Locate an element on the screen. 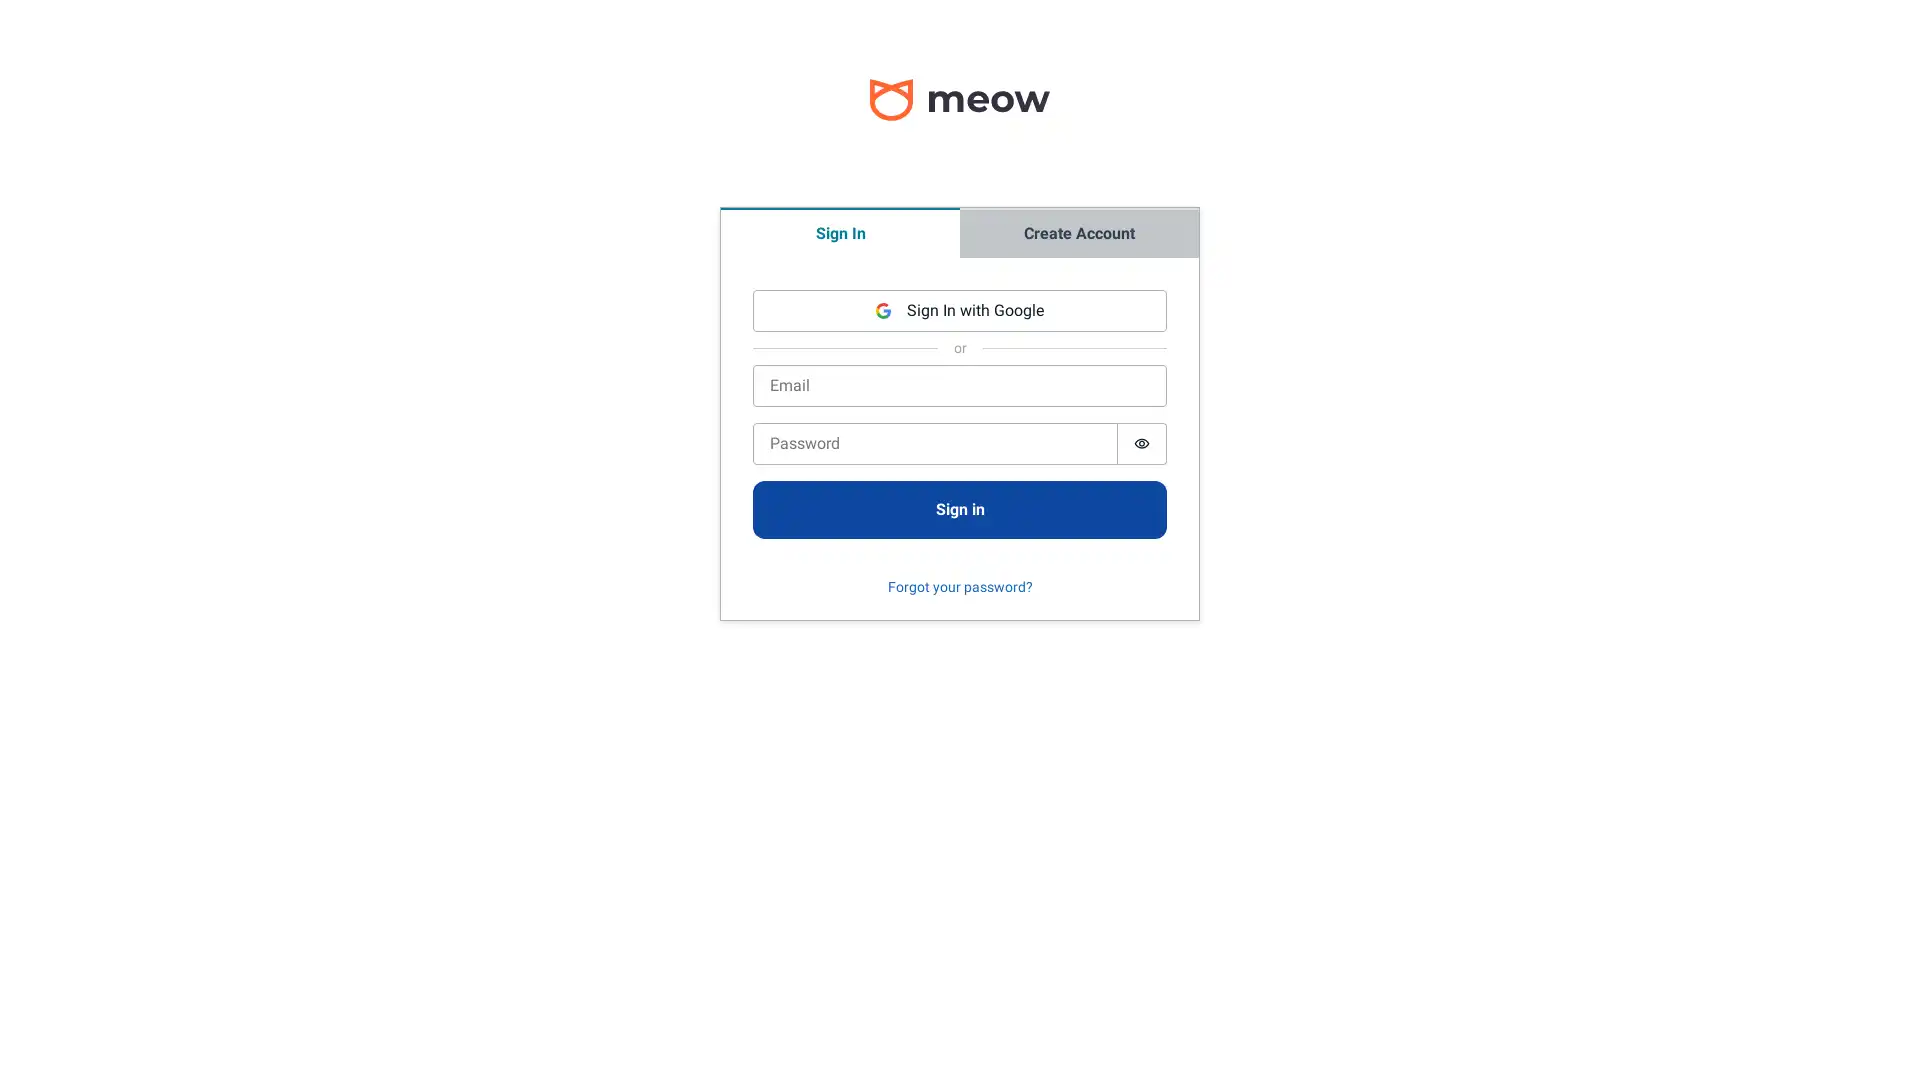 This screenshot has height=1080, width=1920. Sign in is located at coordinates (960, 508).